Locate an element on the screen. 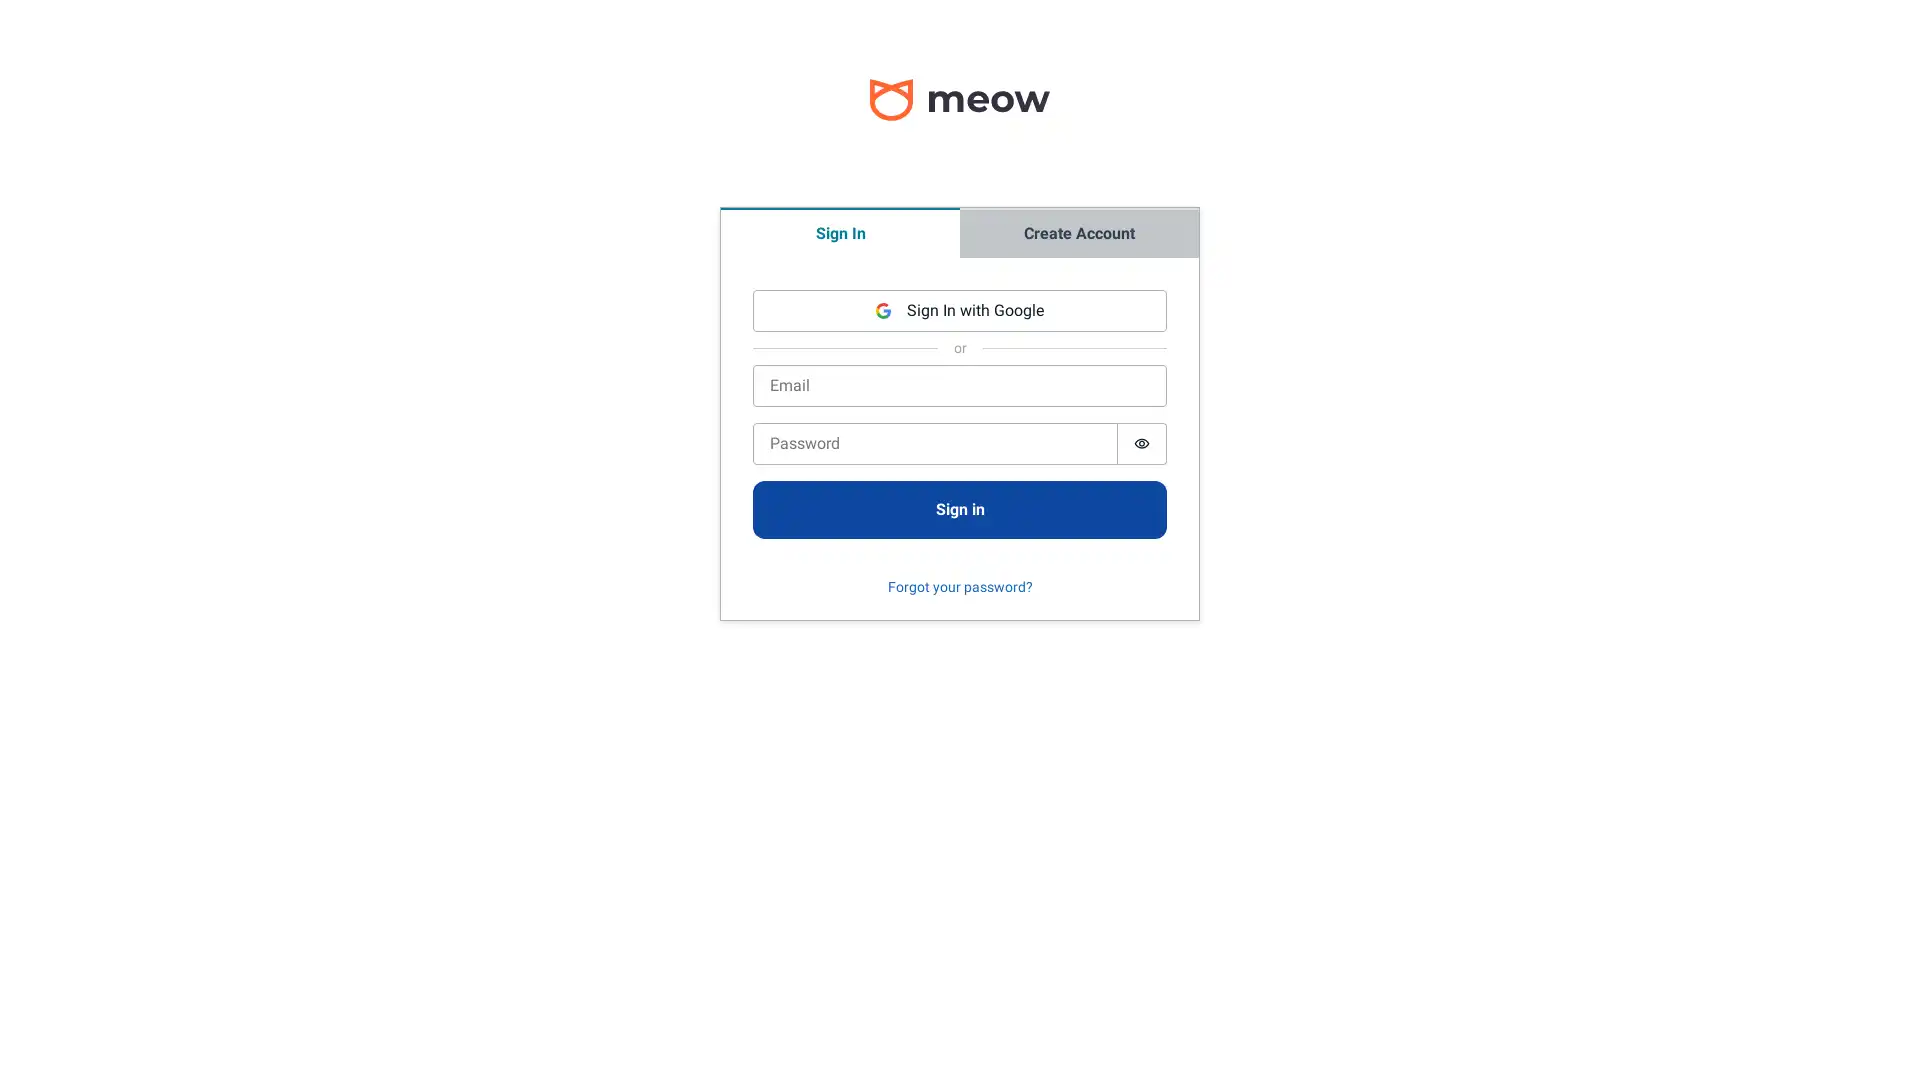 This screenshot has height=1080, width=1920. Sign in is located at coordinates (960, 508).